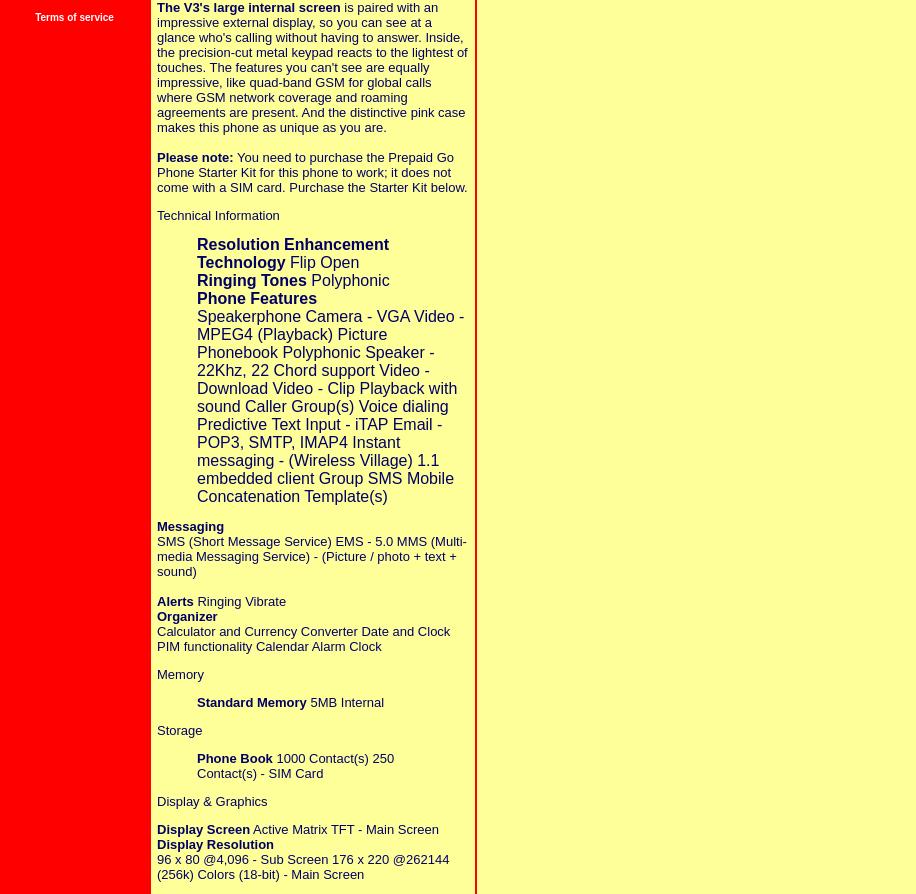 Image resolution: width=916 pixels, height=894 pixels. I want to click on 'Display Screen', so click(202, 827).